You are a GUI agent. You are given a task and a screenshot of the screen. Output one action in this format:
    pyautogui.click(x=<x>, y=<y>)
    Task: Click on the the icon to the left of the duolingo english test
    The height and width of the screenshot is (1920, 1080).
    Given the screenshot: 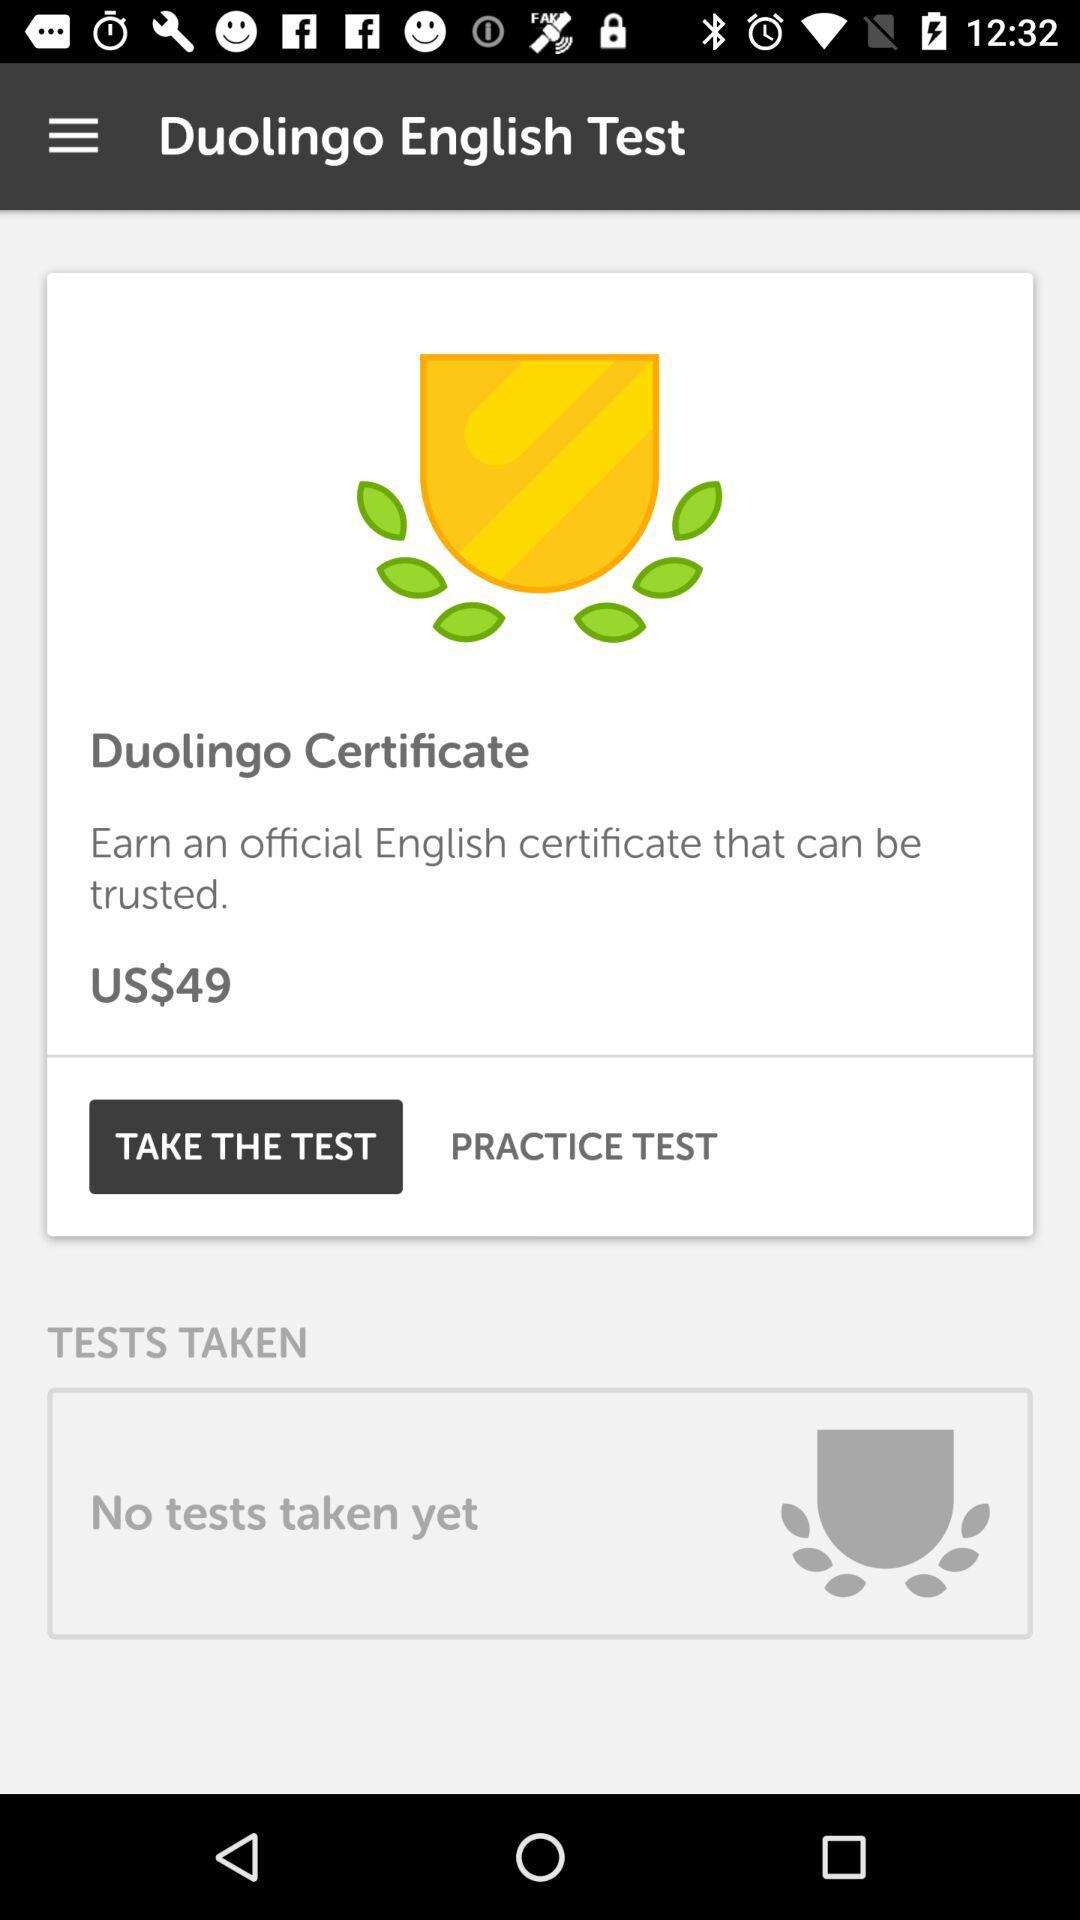 What is the action you would take?
    pyautogui.click(x=72, y=135)
    